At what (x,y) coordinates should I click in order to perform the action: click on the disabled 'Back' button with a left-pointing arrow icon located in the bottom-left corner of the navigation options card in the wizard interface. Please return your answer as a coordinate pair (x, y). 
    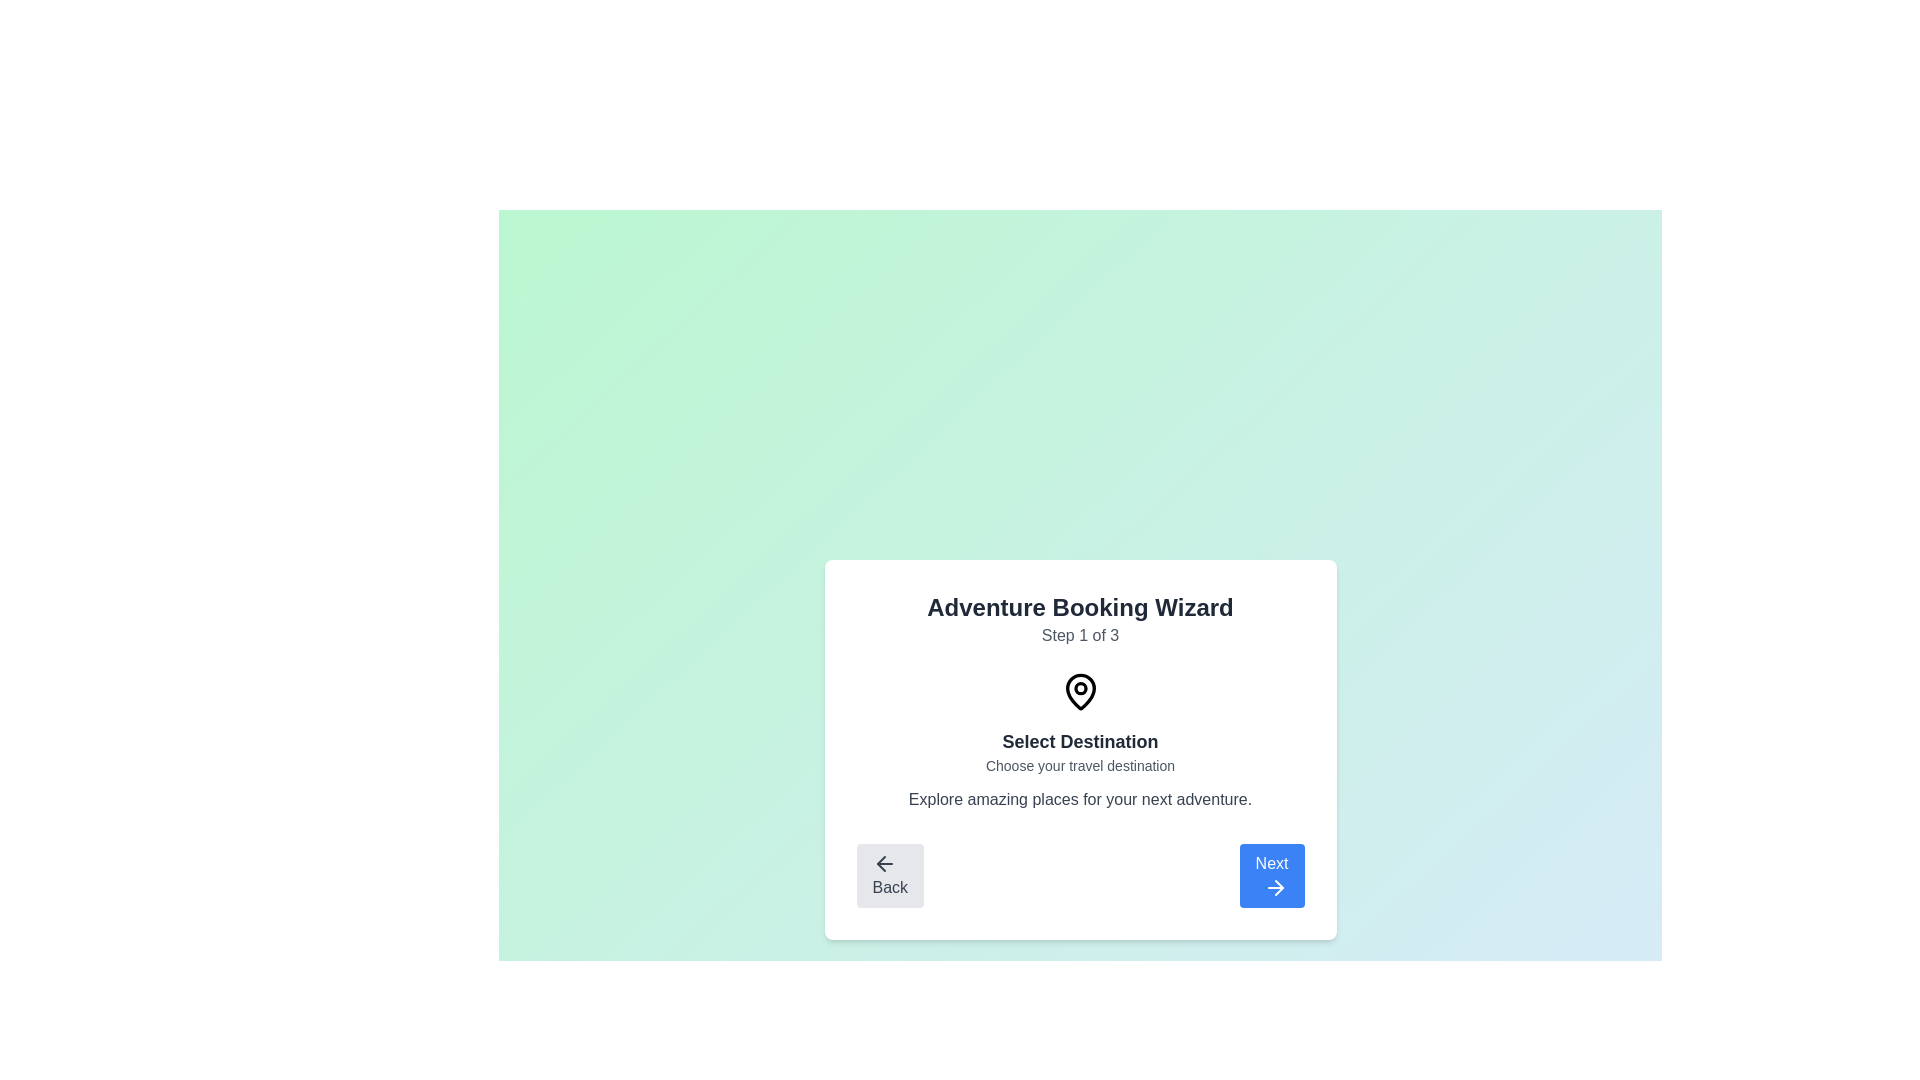
    Looking at the image, I should click on (889, 874).